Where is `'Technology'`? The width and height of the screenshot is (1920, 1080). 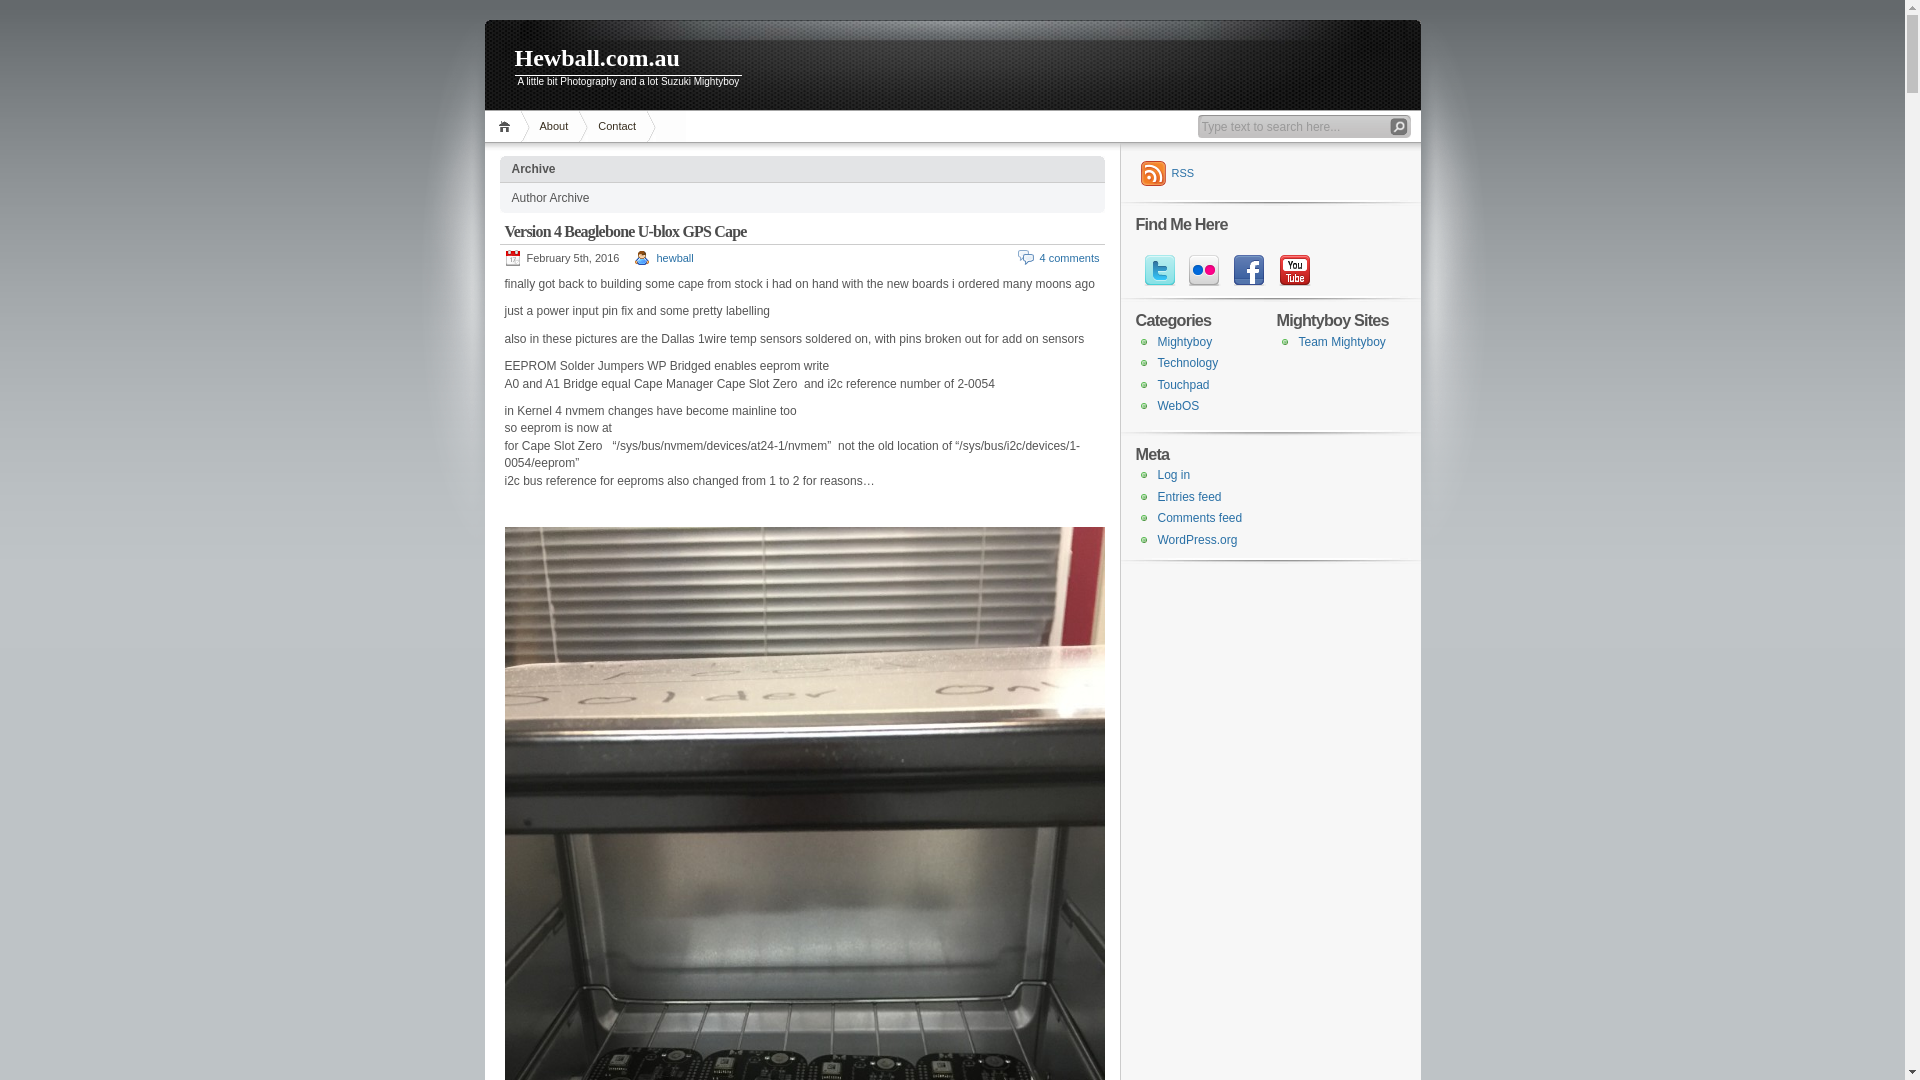 'Technology' is located at coordinates (1188, 362).